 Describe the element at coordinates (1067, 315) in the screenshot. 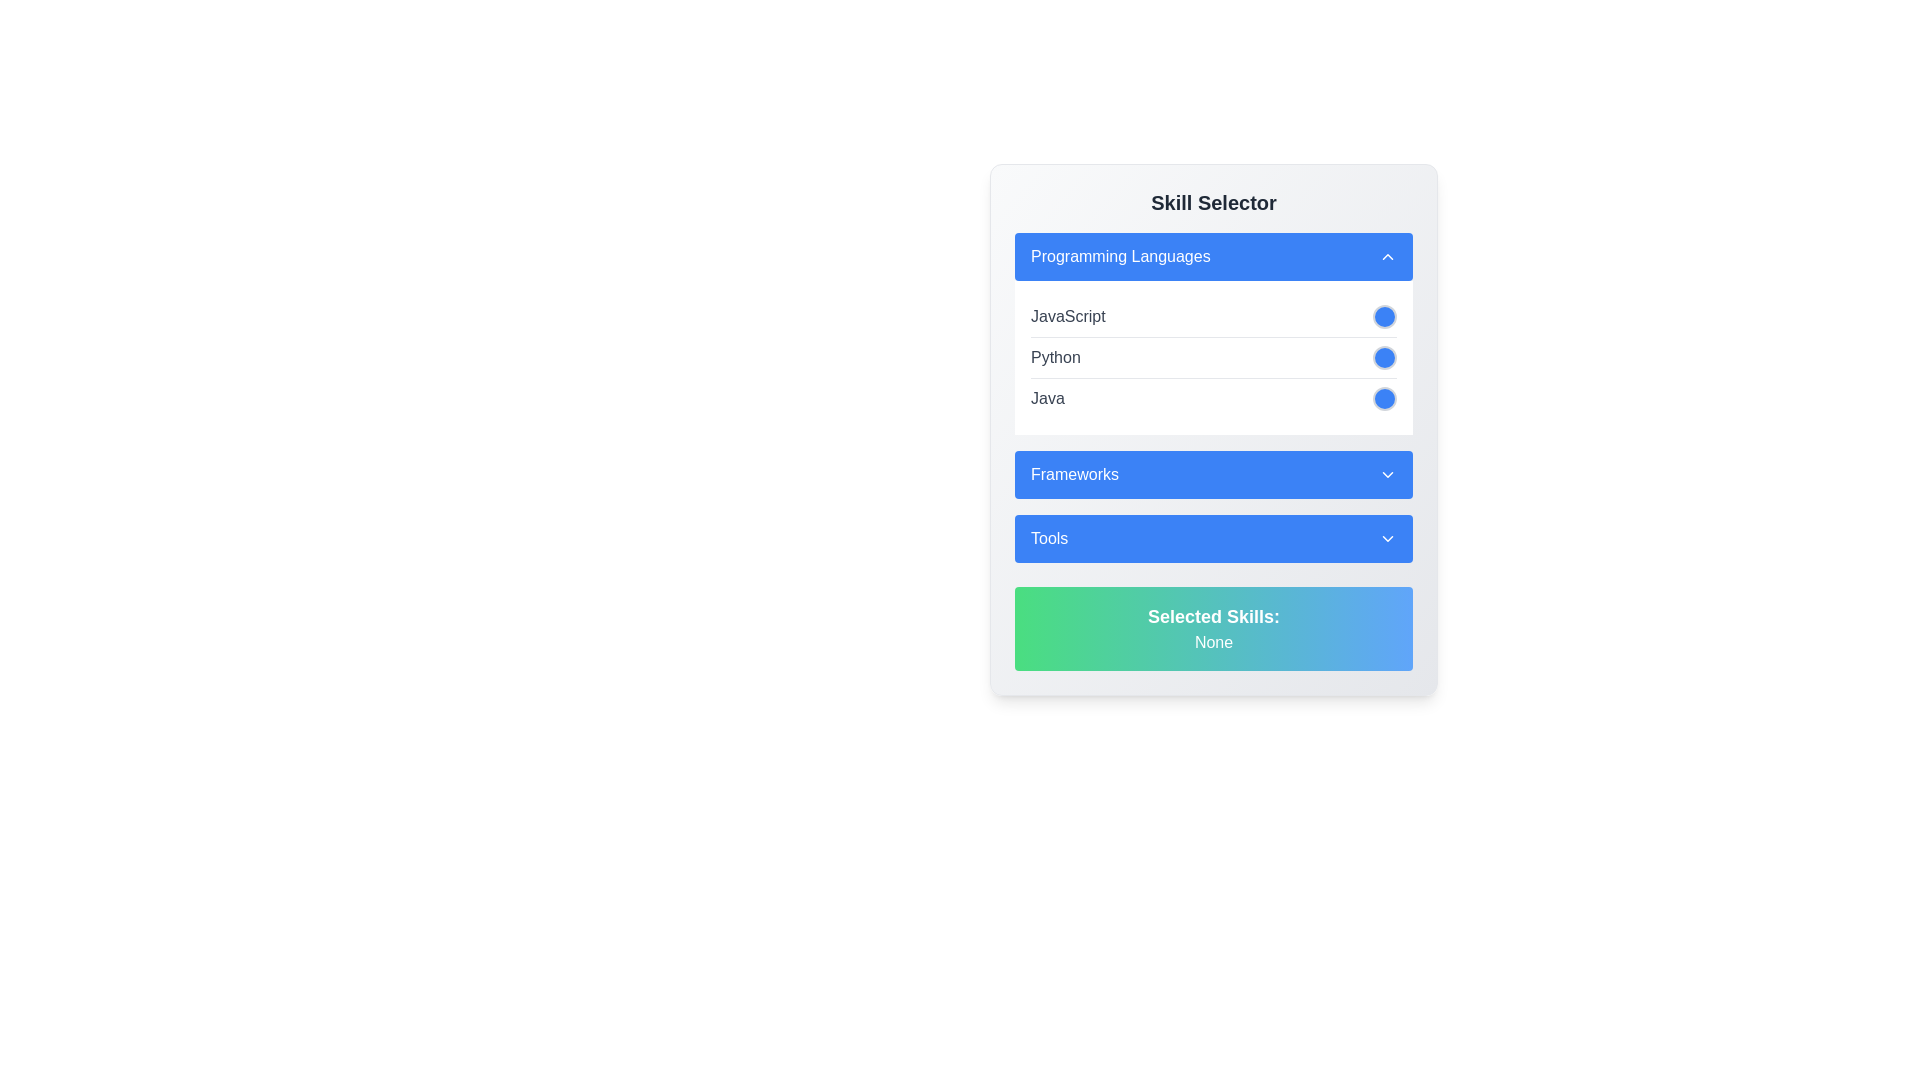

I see `the 'Programming Languages' section in the skill selector widget` at that location.